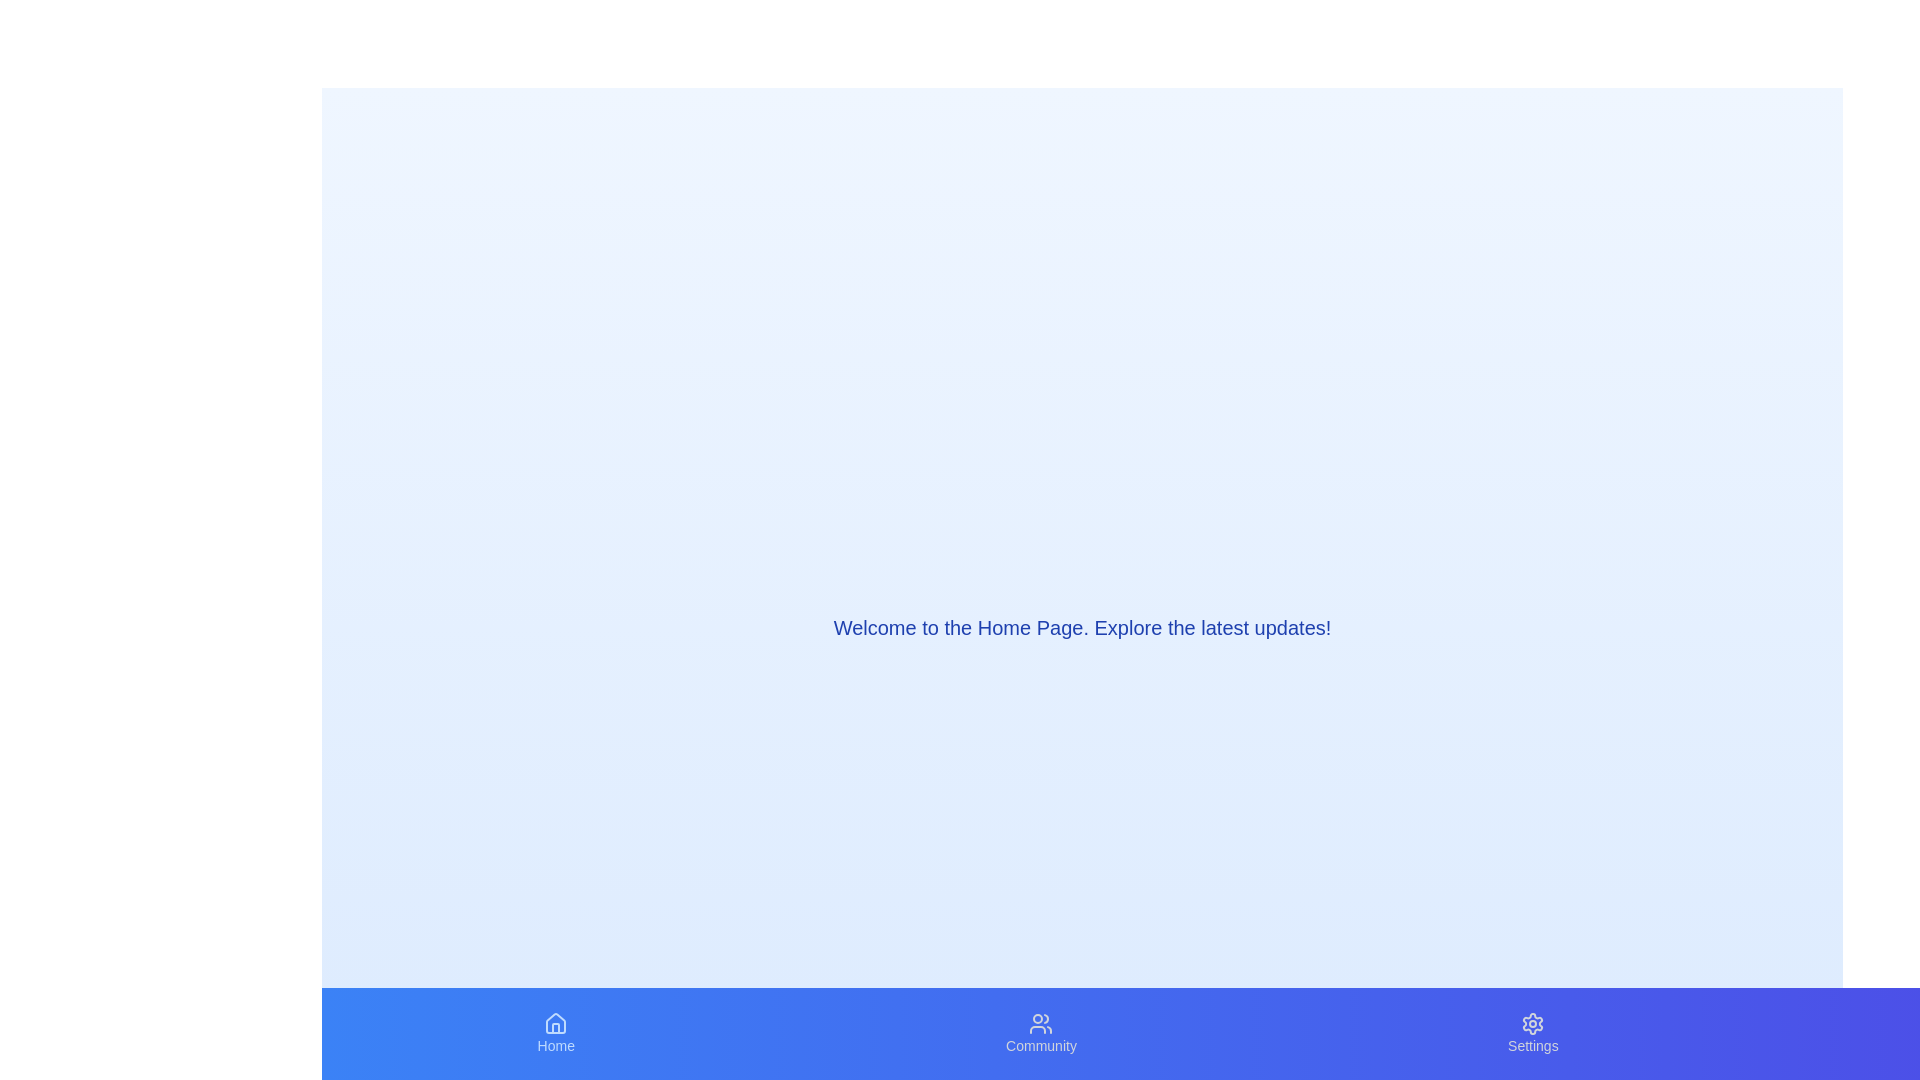 The image size is (1920, 1080). What do you see at coordinates (1040, 1033) in the screenshot?
I see `the 'Community' button located on the bottom navigation bar, which features an icon of a group of people and is positioned between the 'Home' and 'Settings' items` at bounding box center [1040, 1033].